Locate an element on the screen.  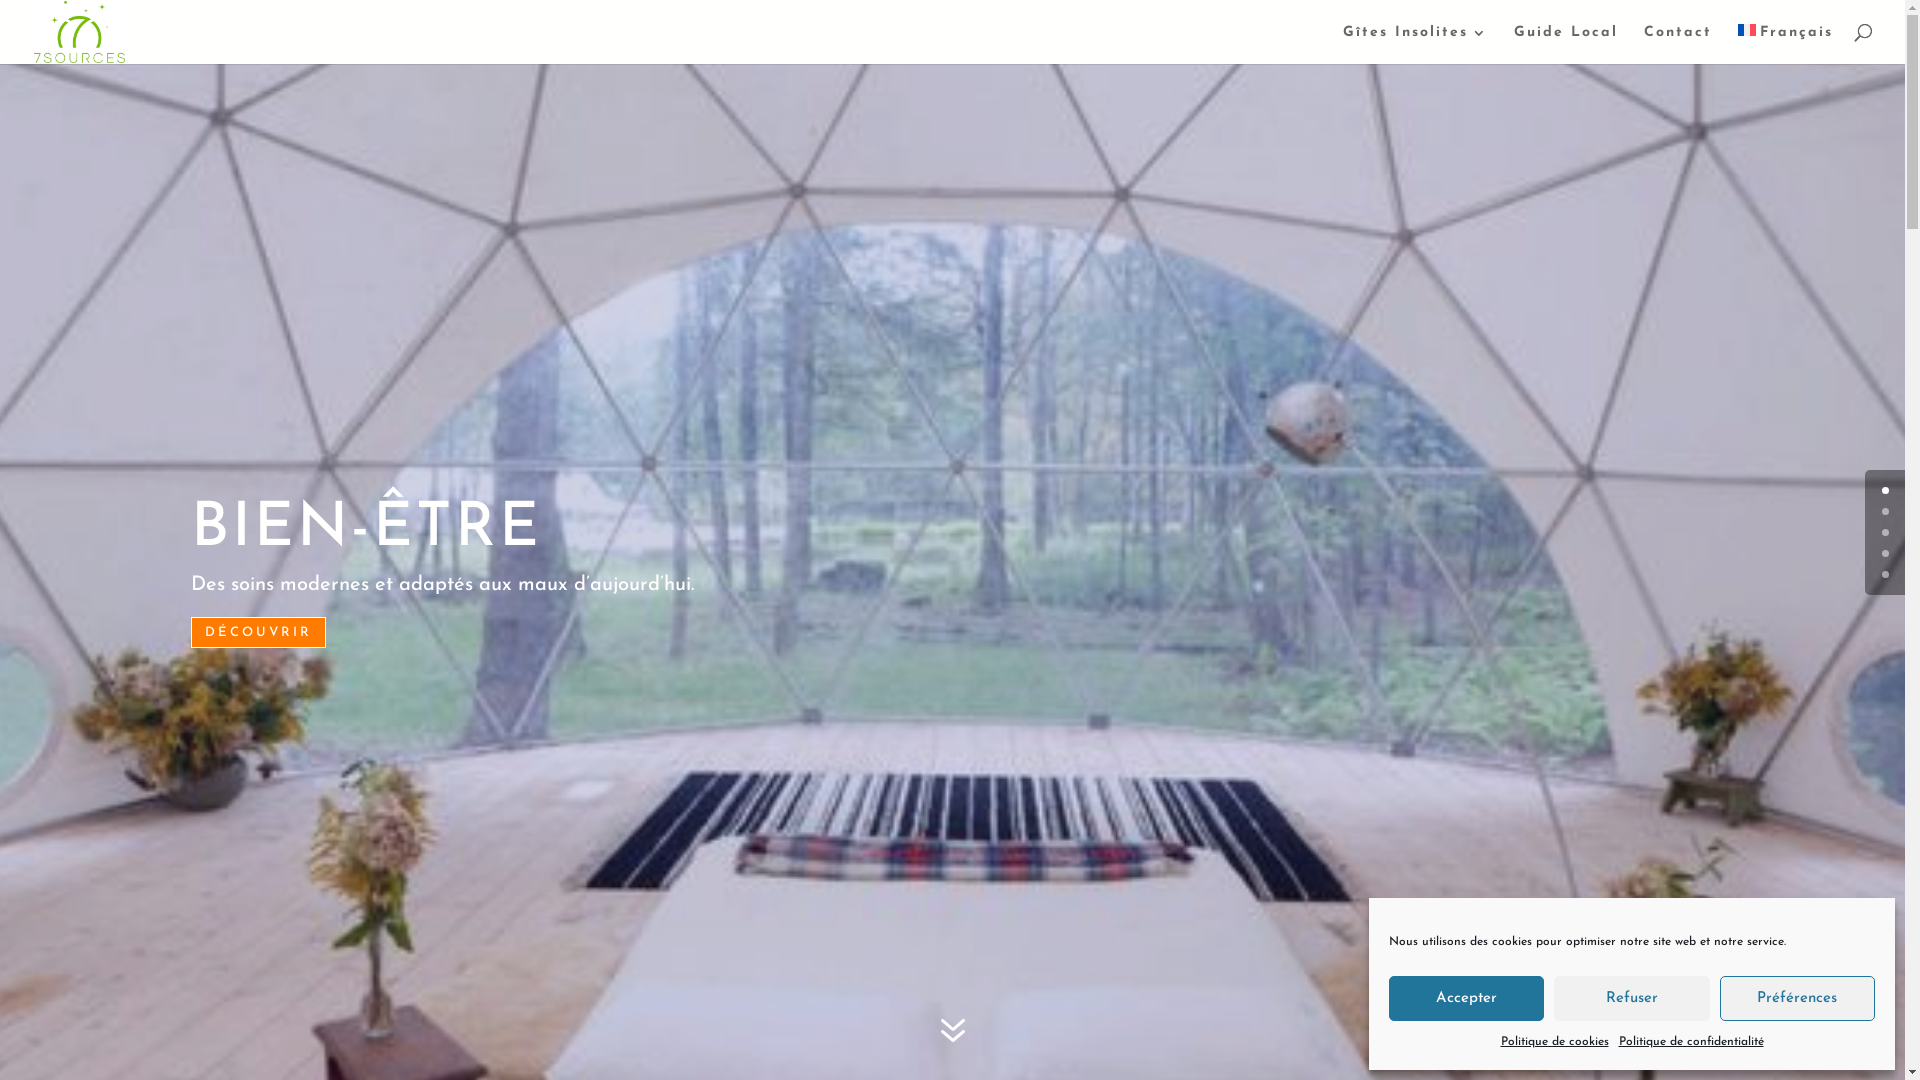
'Politique de cookies' is located at coordinates (1553, 1041).